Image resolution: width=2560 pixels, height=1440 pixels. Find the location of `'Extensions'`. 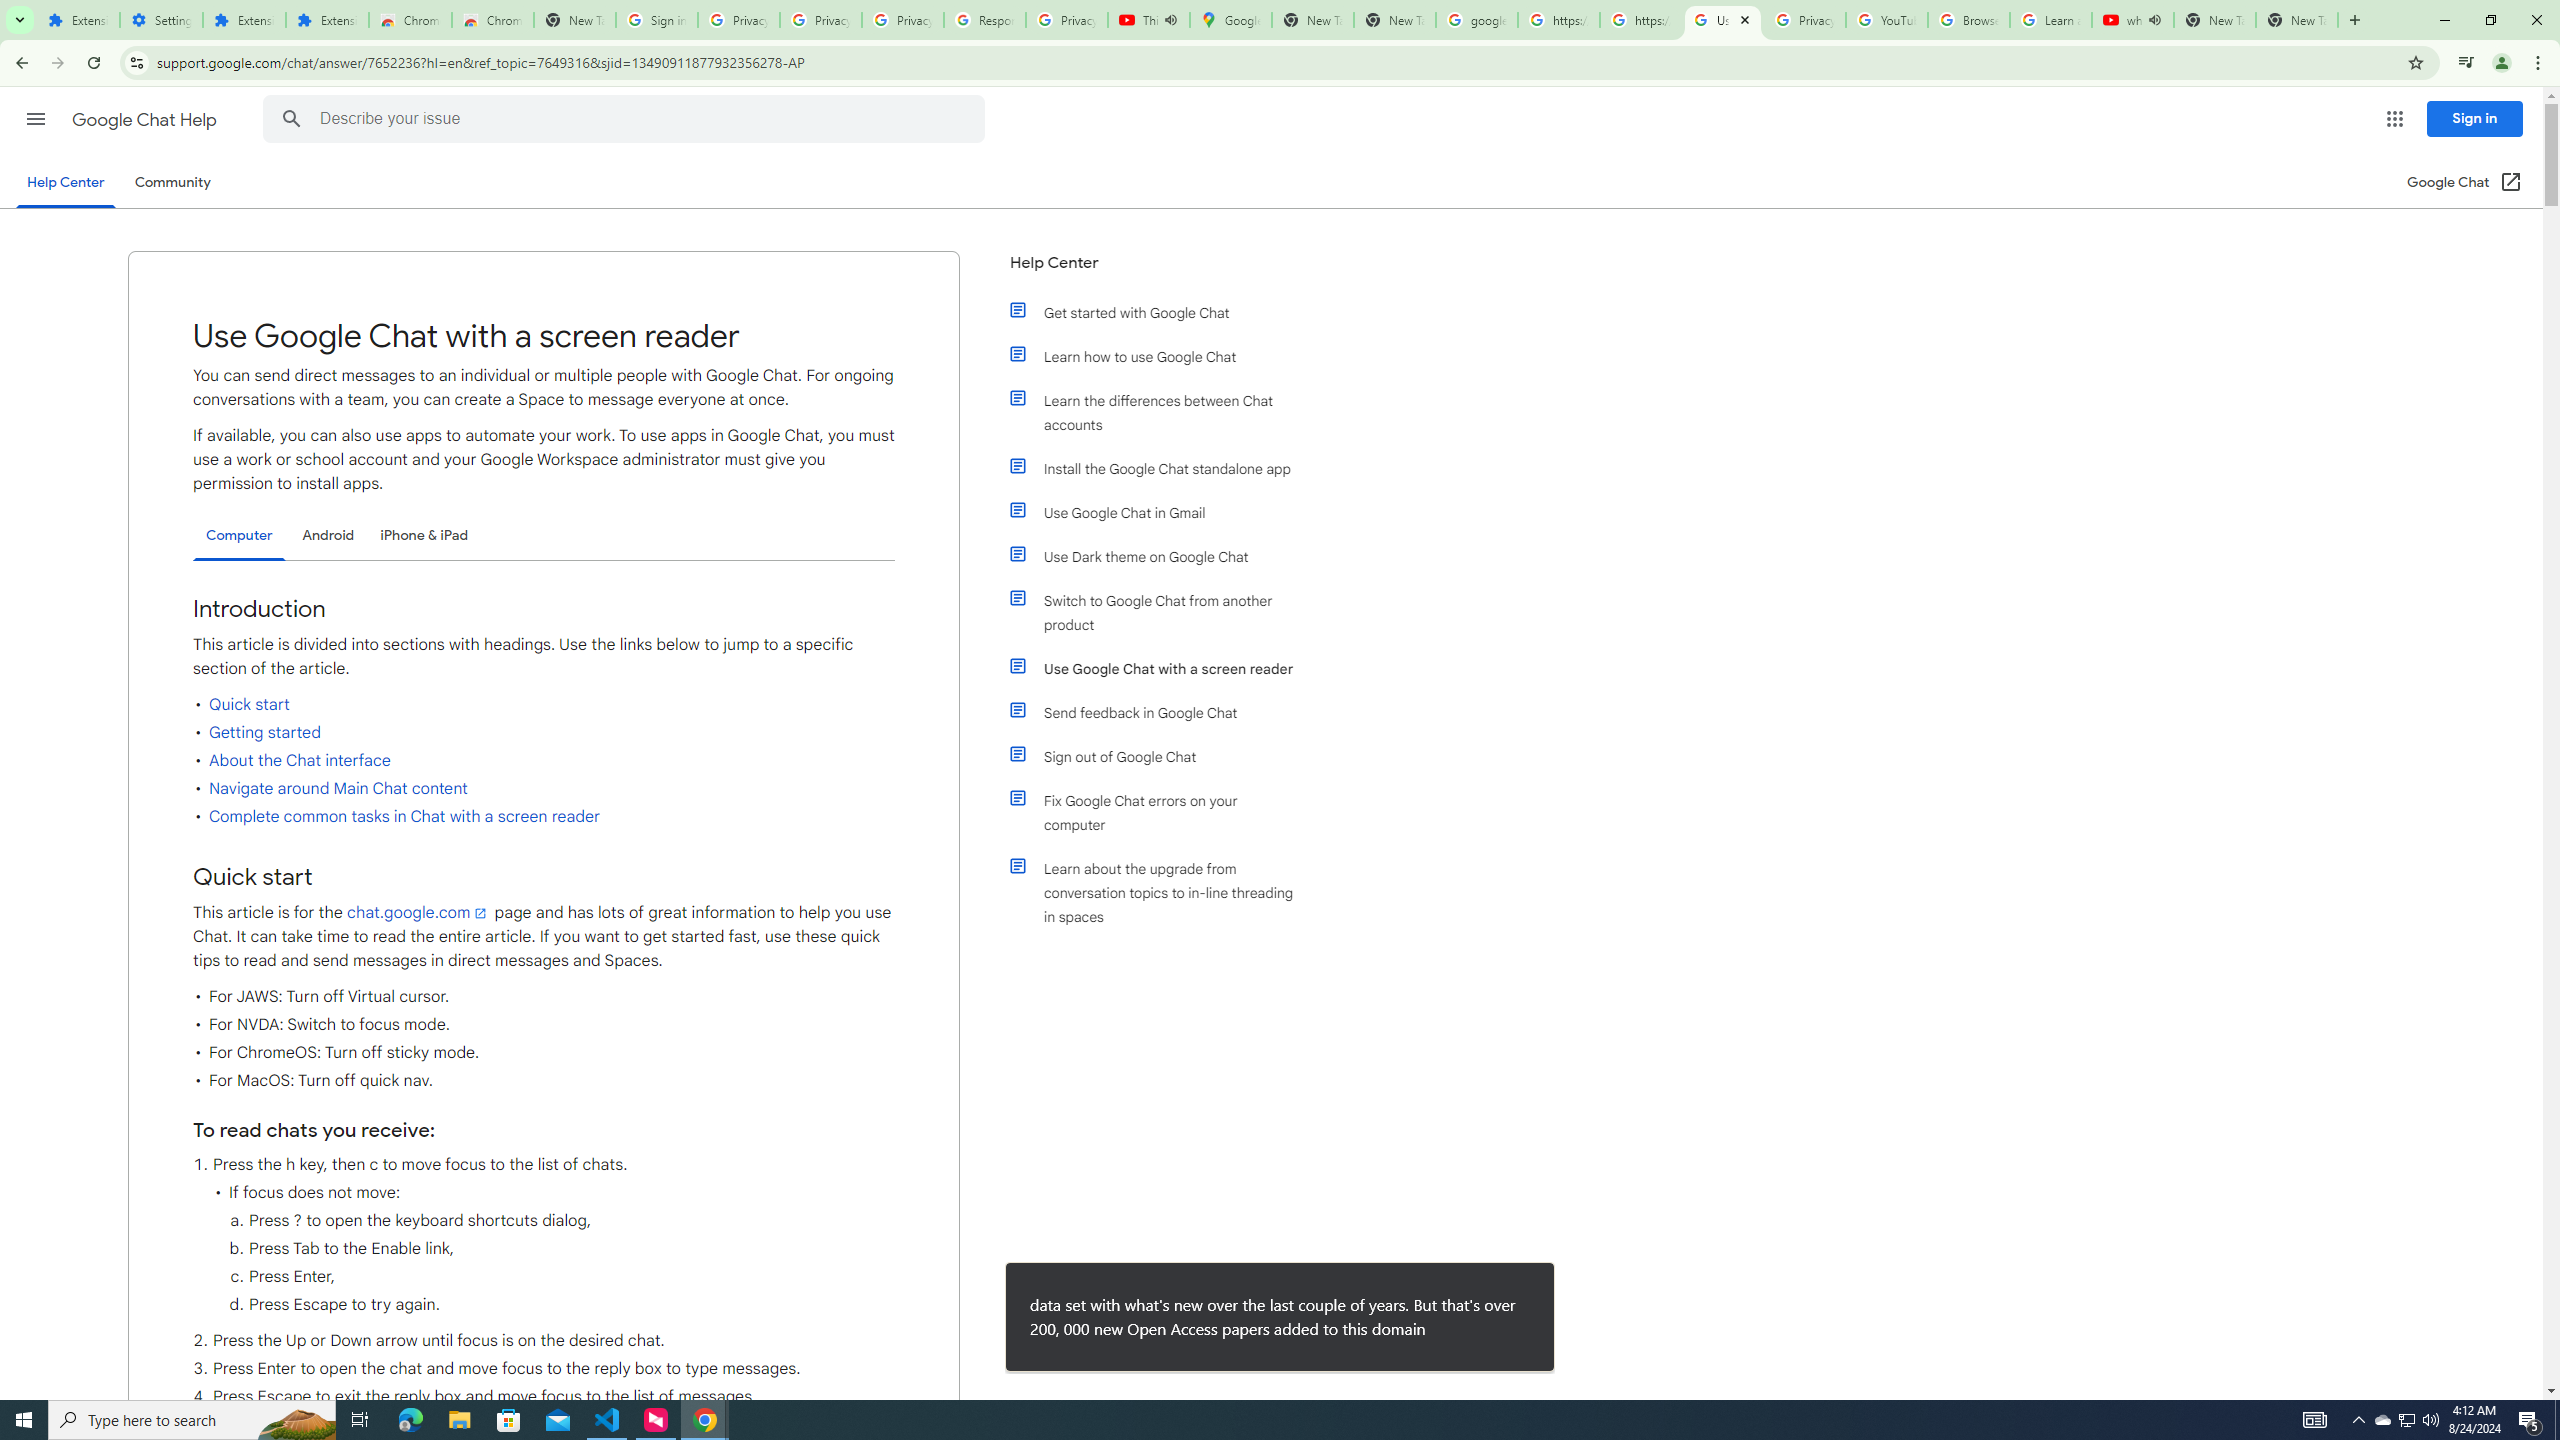

'Extensions' is located at coordinates (77, 19).